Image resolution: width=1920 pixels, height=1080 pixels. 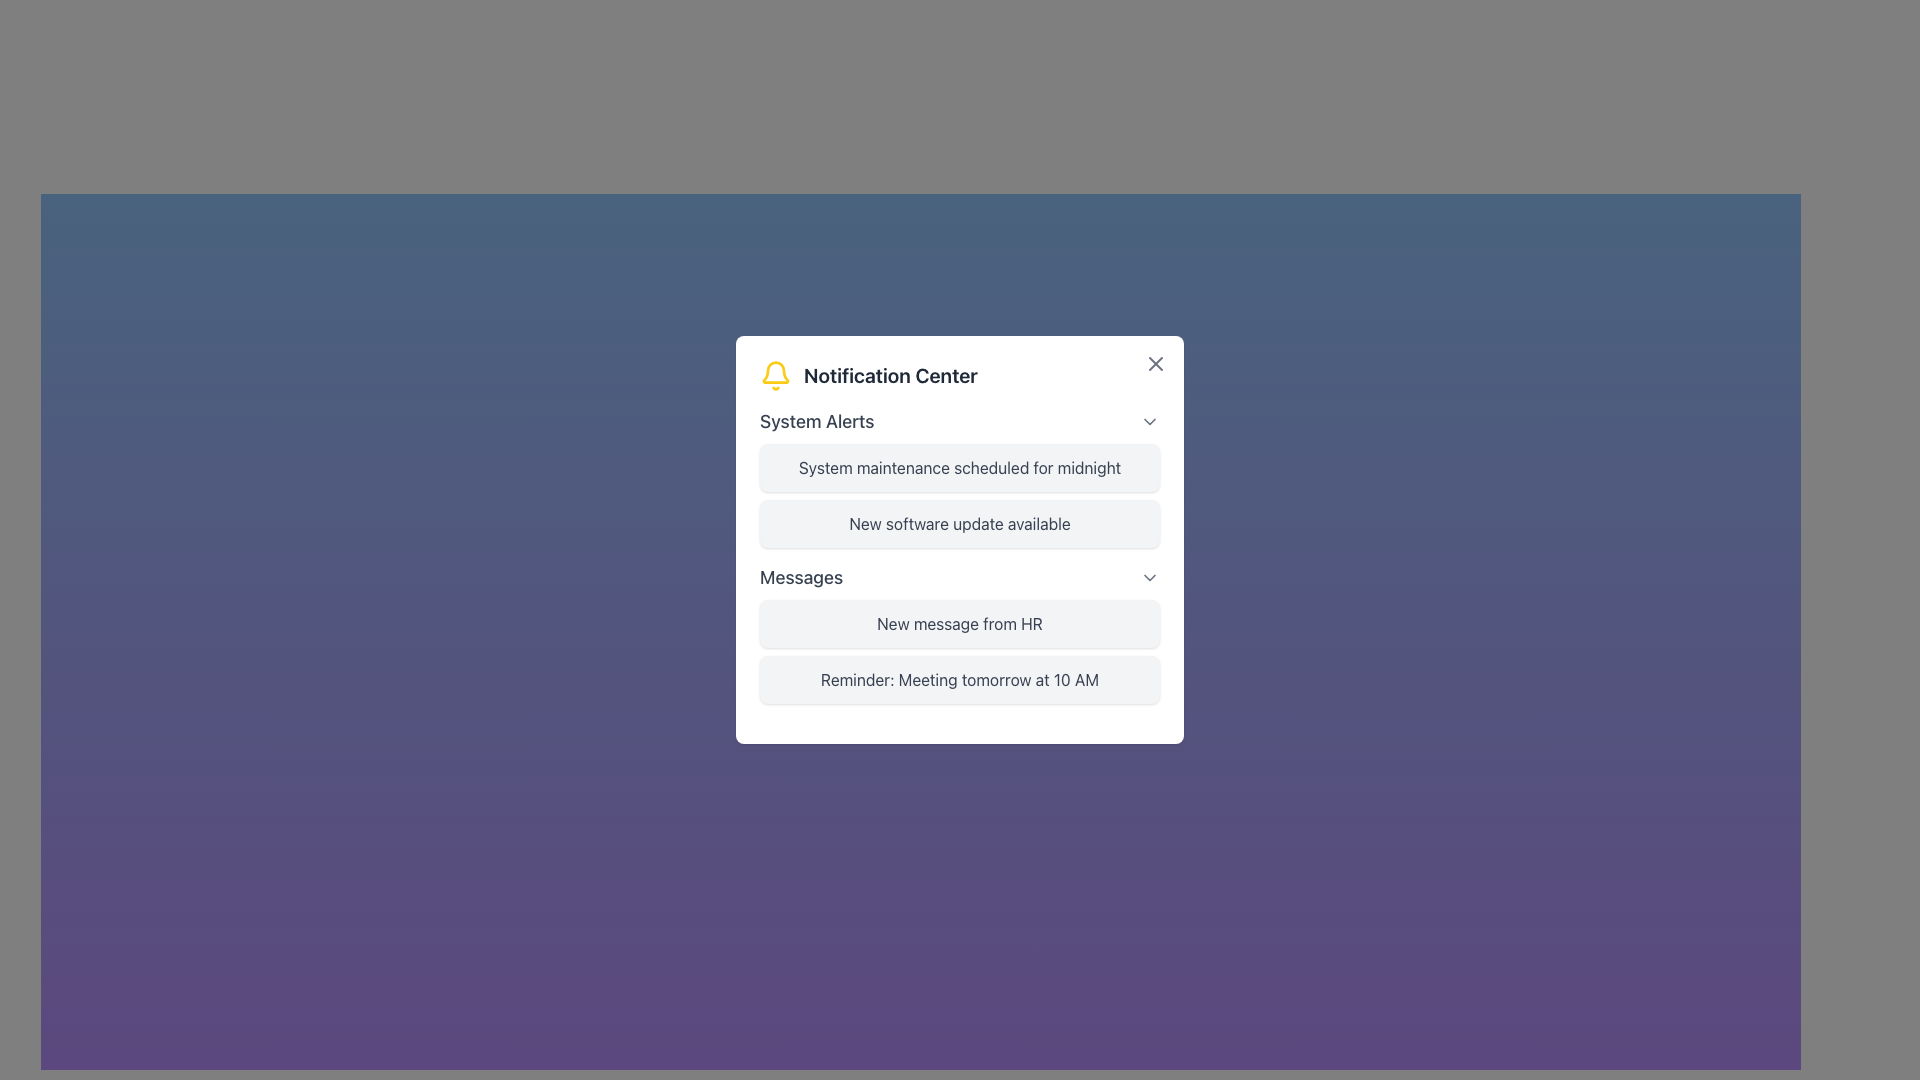 I want to click on the 'X' shaped close button located at the top-right corner of the notification dialog box, so click(x=1156, y=363).